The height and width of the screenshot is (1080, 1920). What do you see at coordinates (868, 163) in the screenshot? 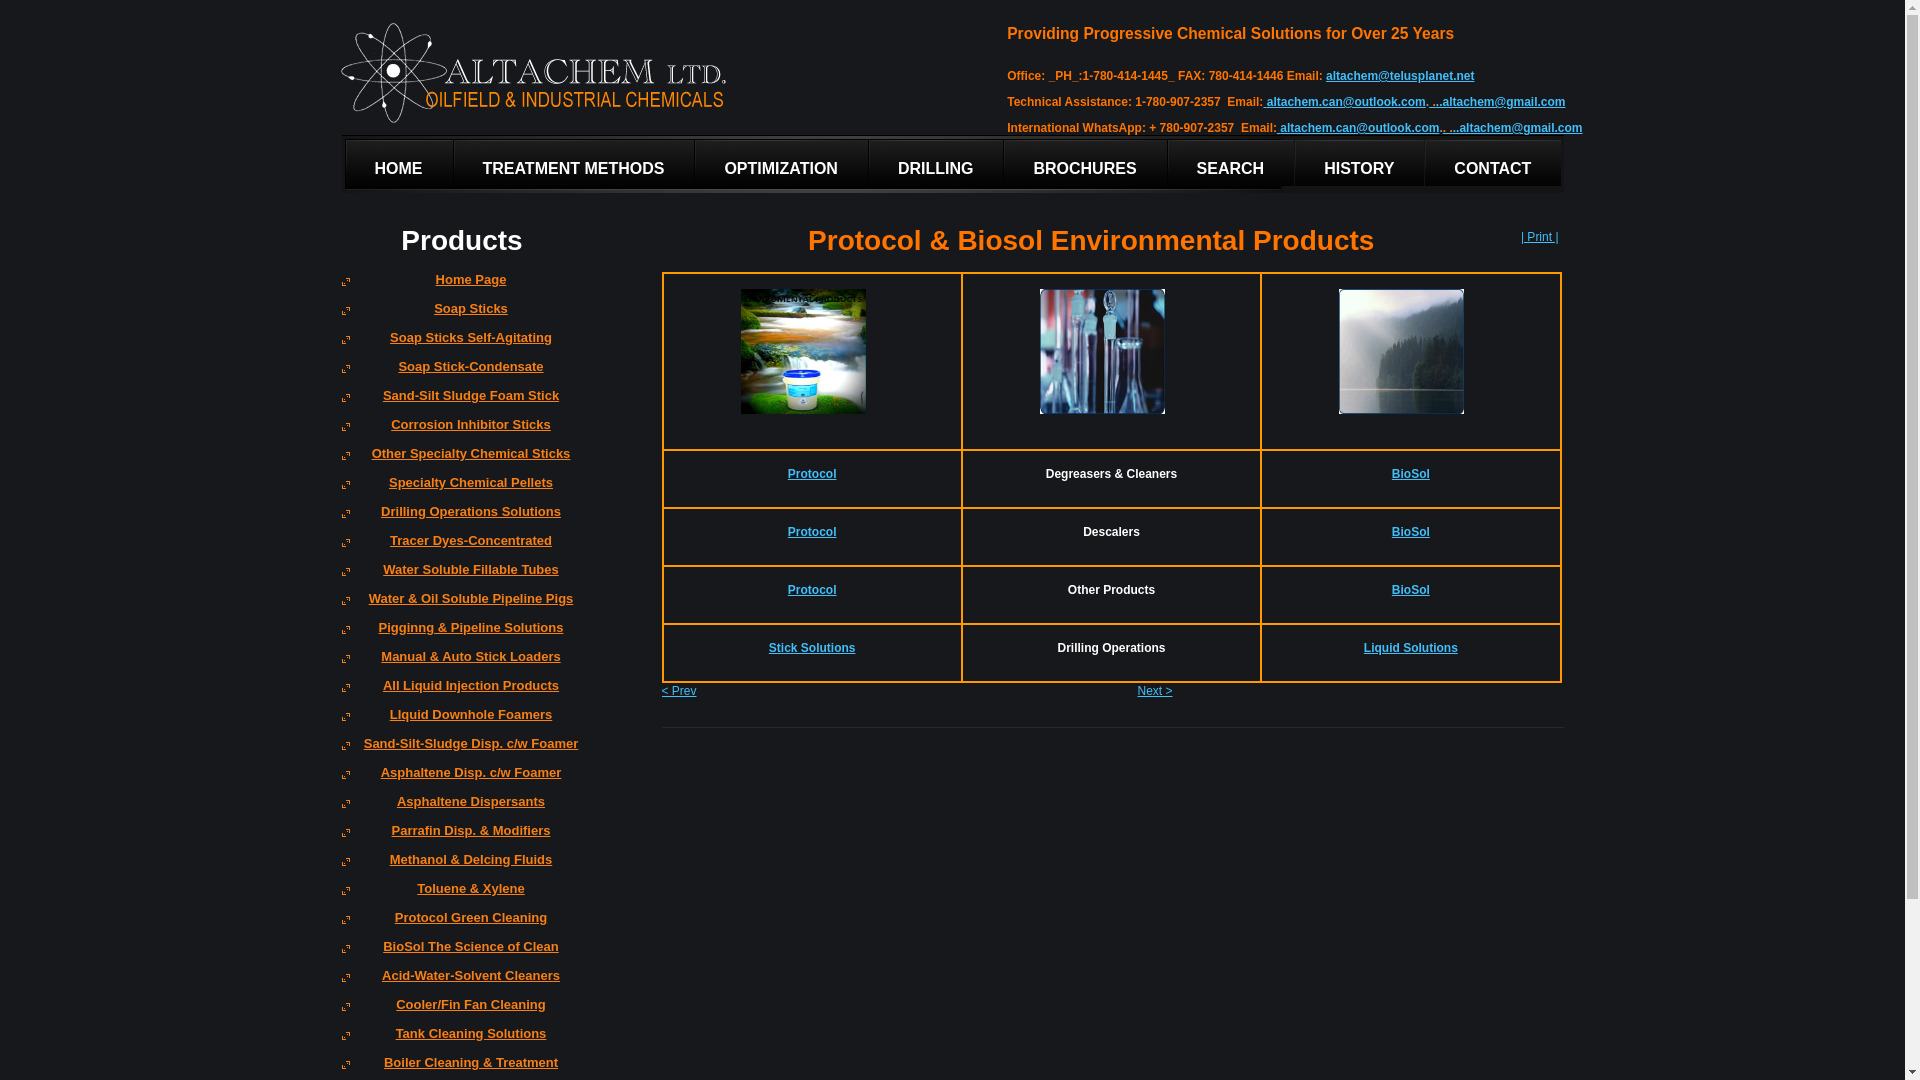
I see `'DRILLING'` at bounding box center [868, 163].